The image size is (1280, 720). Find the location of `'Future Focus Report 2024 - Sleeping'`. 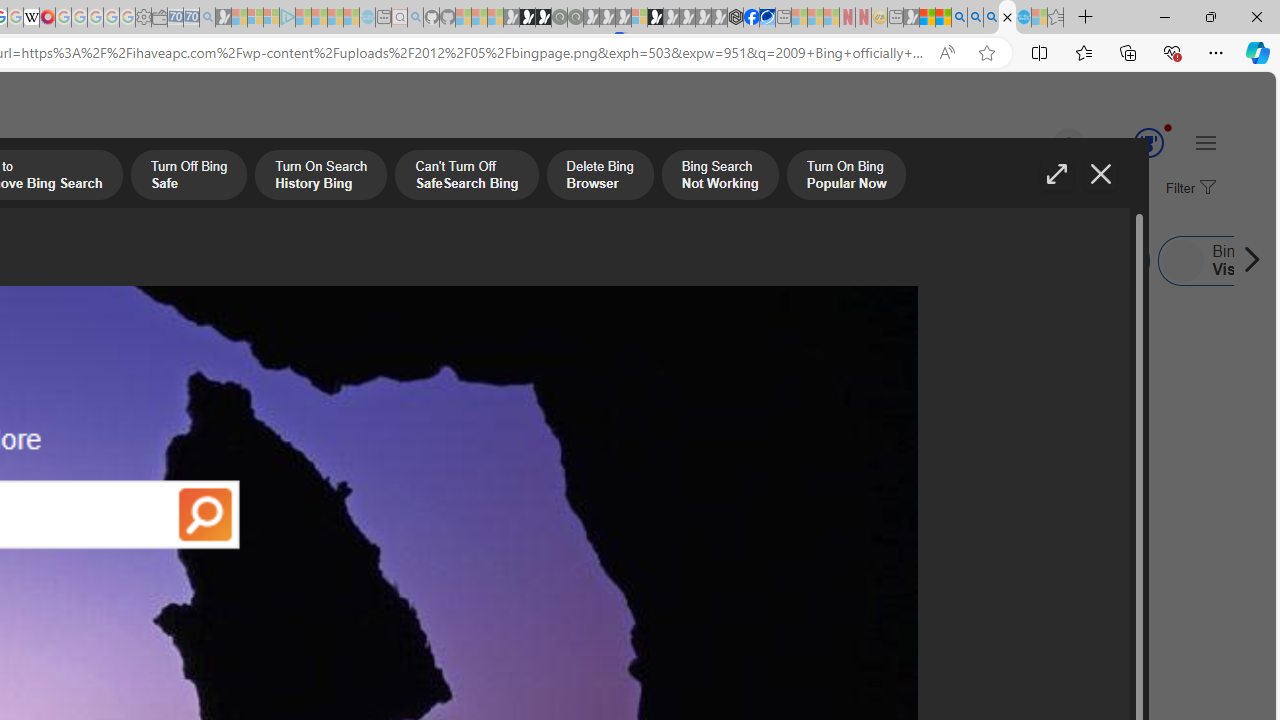

'Future Focus Report 2024 - Sleeping' is located at coordinates (574, 17).